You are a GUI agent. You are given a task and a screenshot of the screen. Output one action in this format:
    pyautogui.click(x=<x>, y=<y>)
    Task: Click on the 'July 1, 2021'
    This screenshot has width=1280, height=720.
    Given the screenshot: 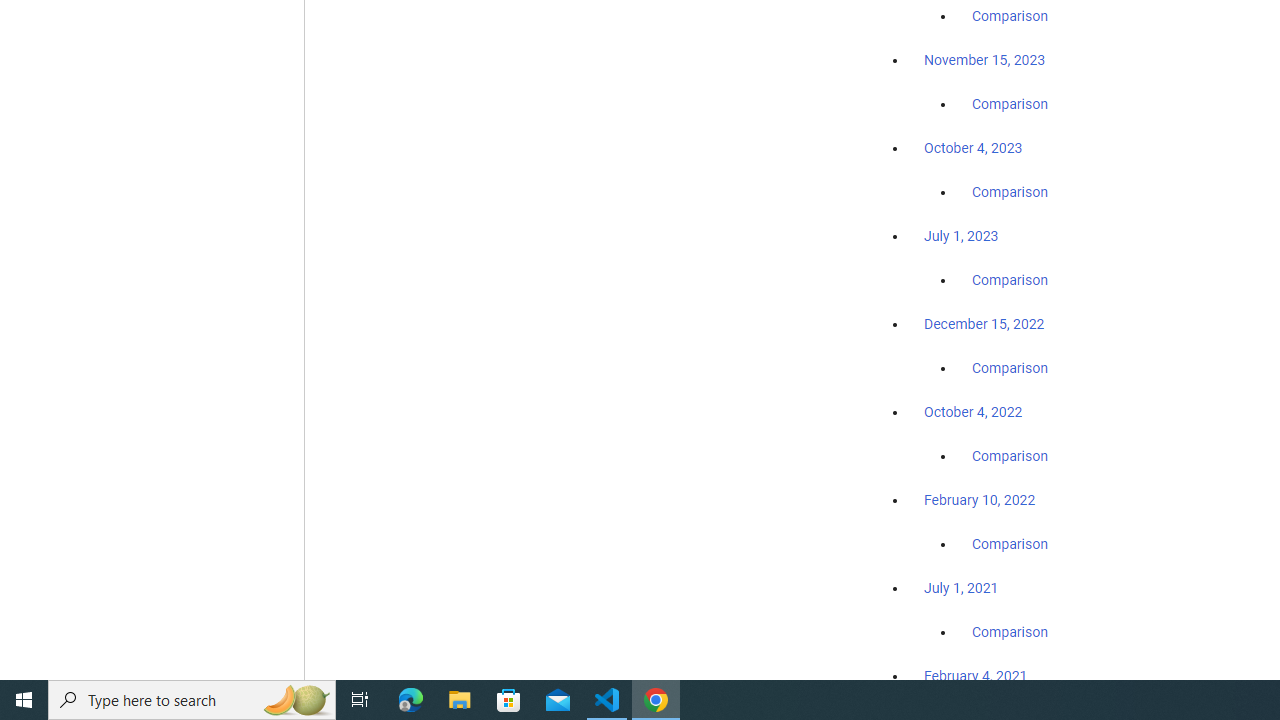 What is the action you would take?
    pyautogui.click(x=961, y=586)
    